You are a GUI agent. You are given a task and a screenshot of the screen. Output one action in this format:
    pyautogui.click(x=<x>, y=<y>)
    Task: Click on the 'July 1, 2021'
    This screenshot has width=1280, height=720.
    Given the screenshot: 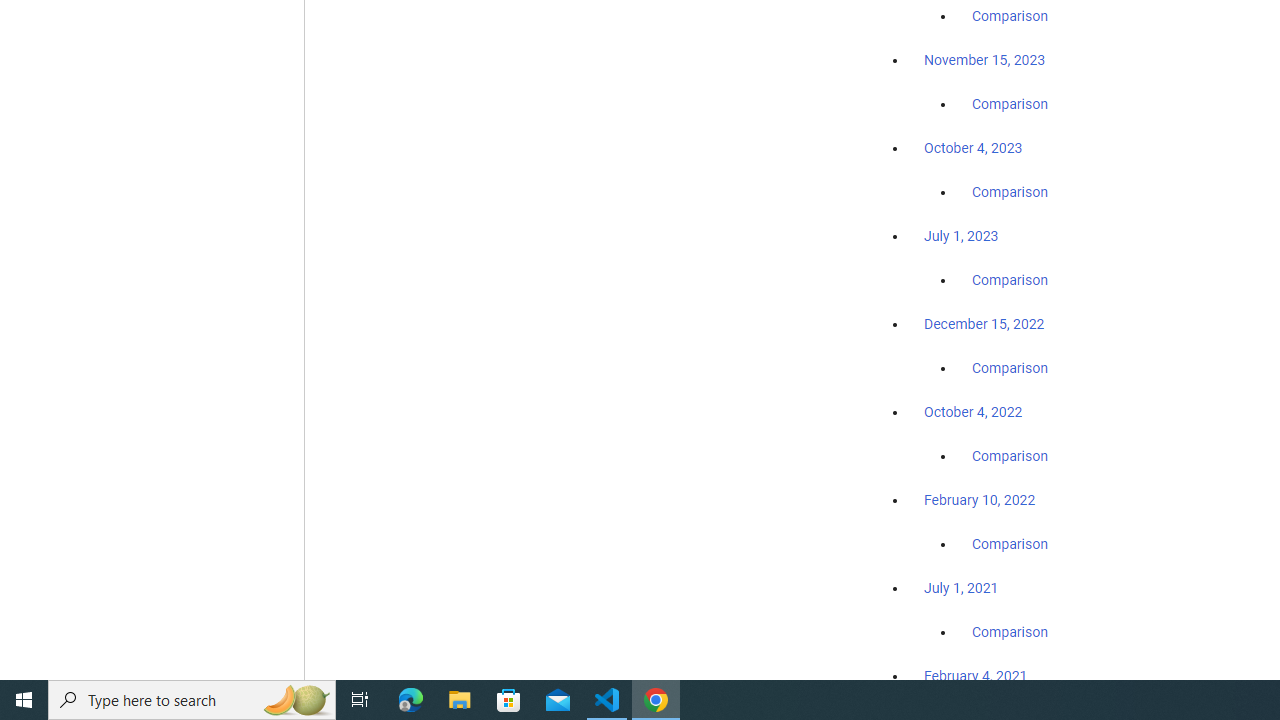 What is the action you would take?
    pyautogui.click(x=961, y=586)
    